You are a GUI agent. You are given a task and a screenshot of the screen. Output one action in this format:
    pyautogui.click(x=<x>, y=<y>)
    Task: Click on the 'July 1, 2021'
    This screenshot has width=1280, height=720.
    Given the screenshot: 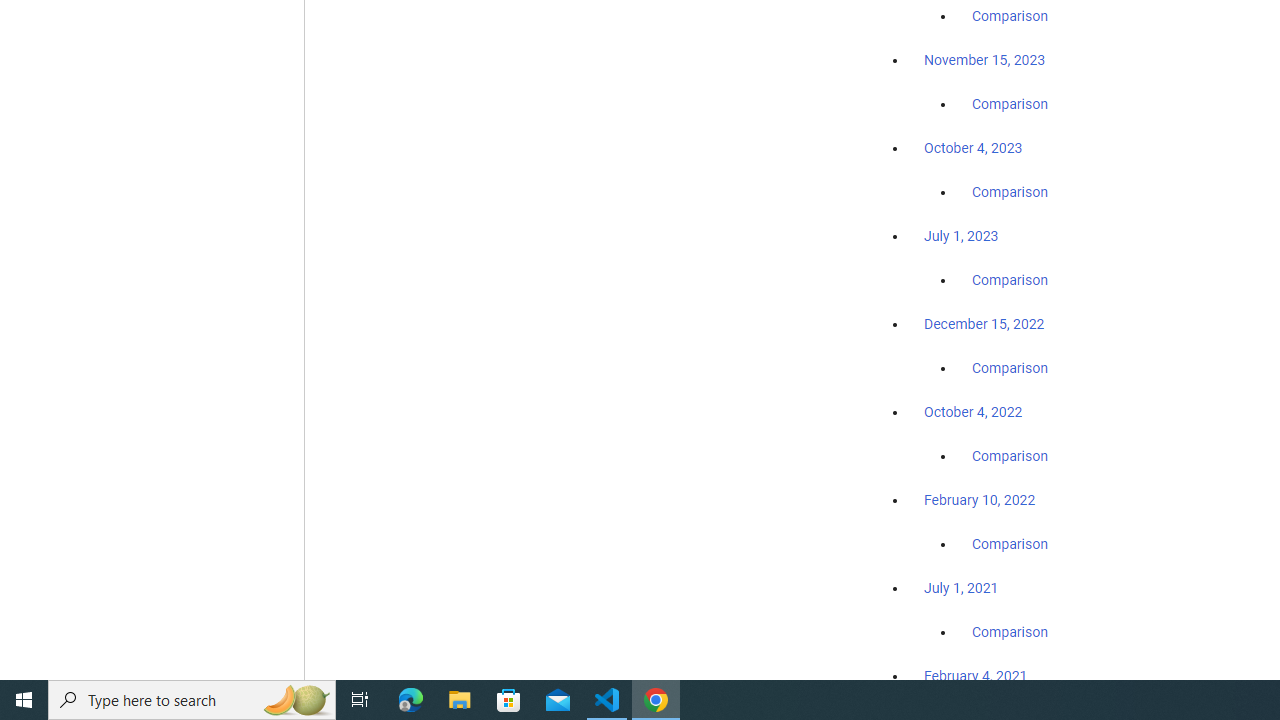 What is the action you would take?
    pyautogui.click(x=961, y=586)
    